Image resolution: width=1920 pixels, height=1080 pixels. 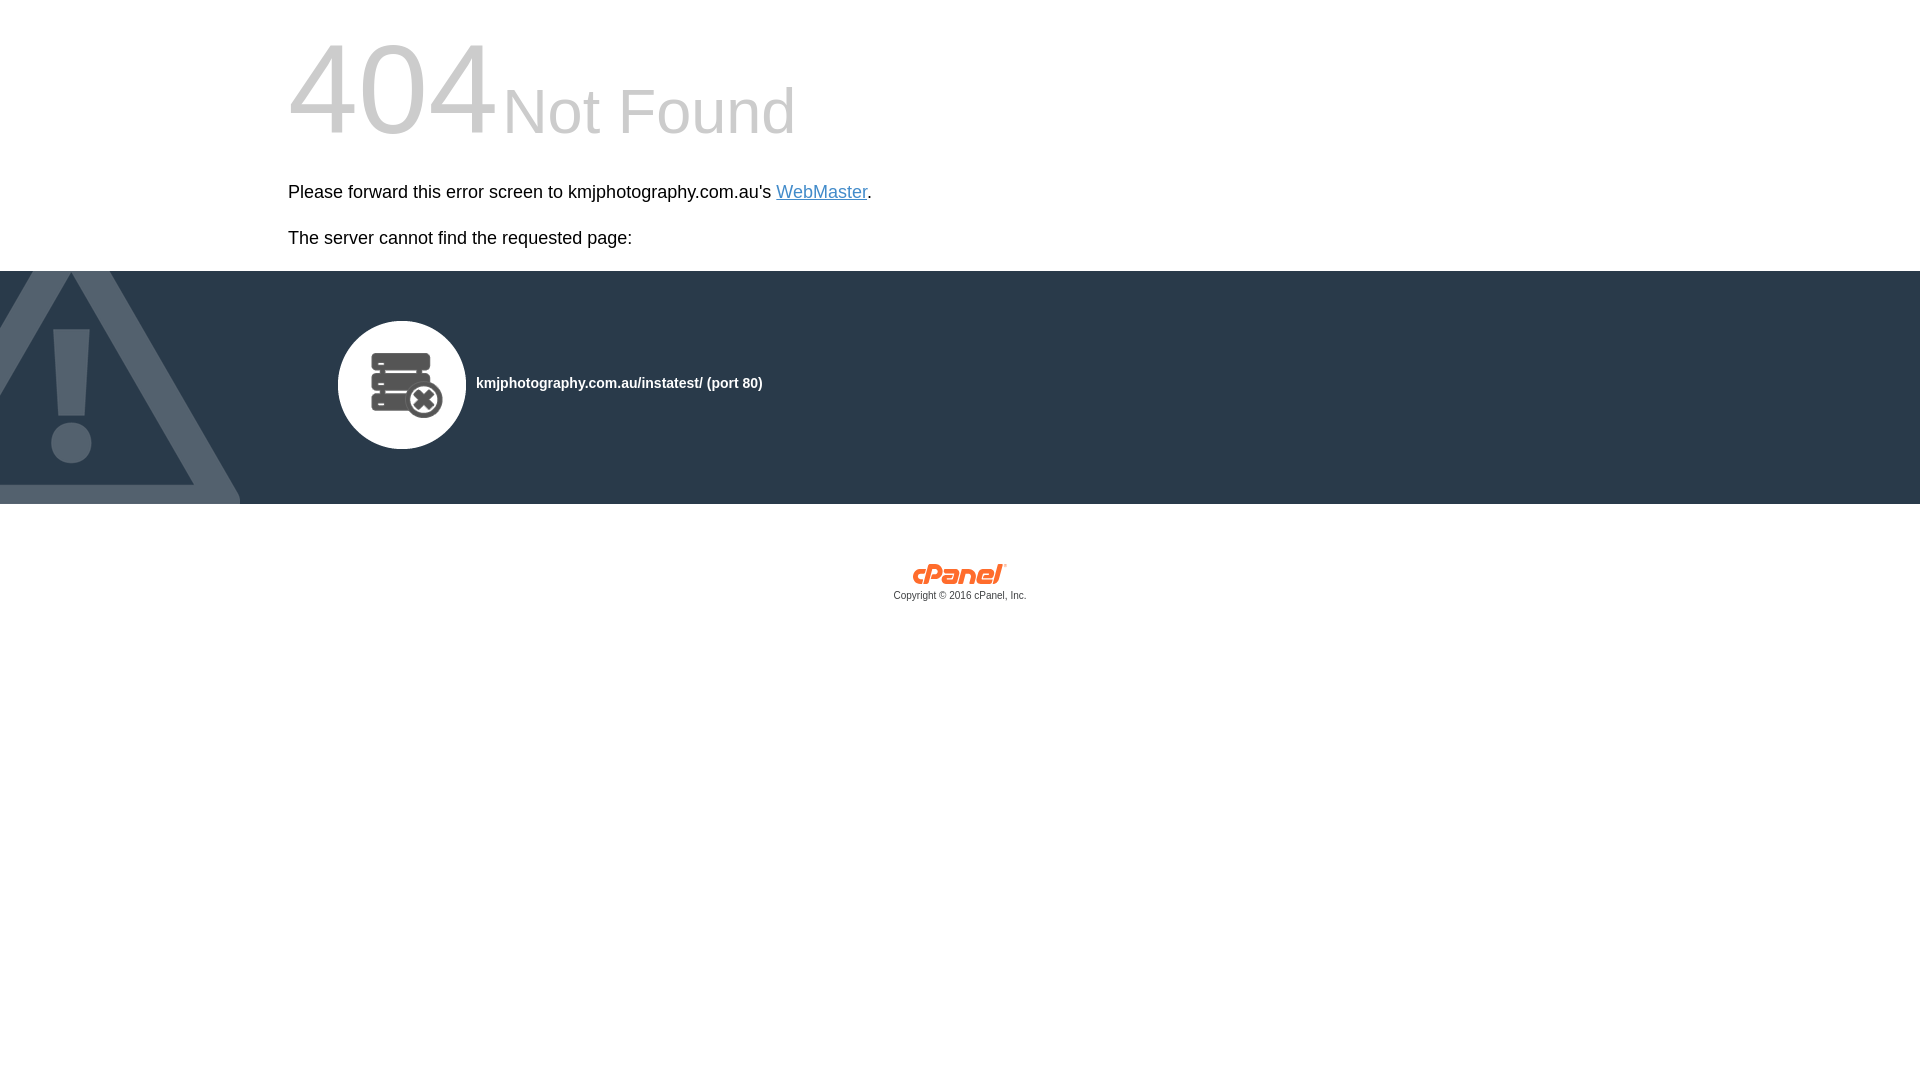 What do you see at coordinates (821, 192) in the screenshot?
I see `'WebMaster'` at bounding box center [821, 192].